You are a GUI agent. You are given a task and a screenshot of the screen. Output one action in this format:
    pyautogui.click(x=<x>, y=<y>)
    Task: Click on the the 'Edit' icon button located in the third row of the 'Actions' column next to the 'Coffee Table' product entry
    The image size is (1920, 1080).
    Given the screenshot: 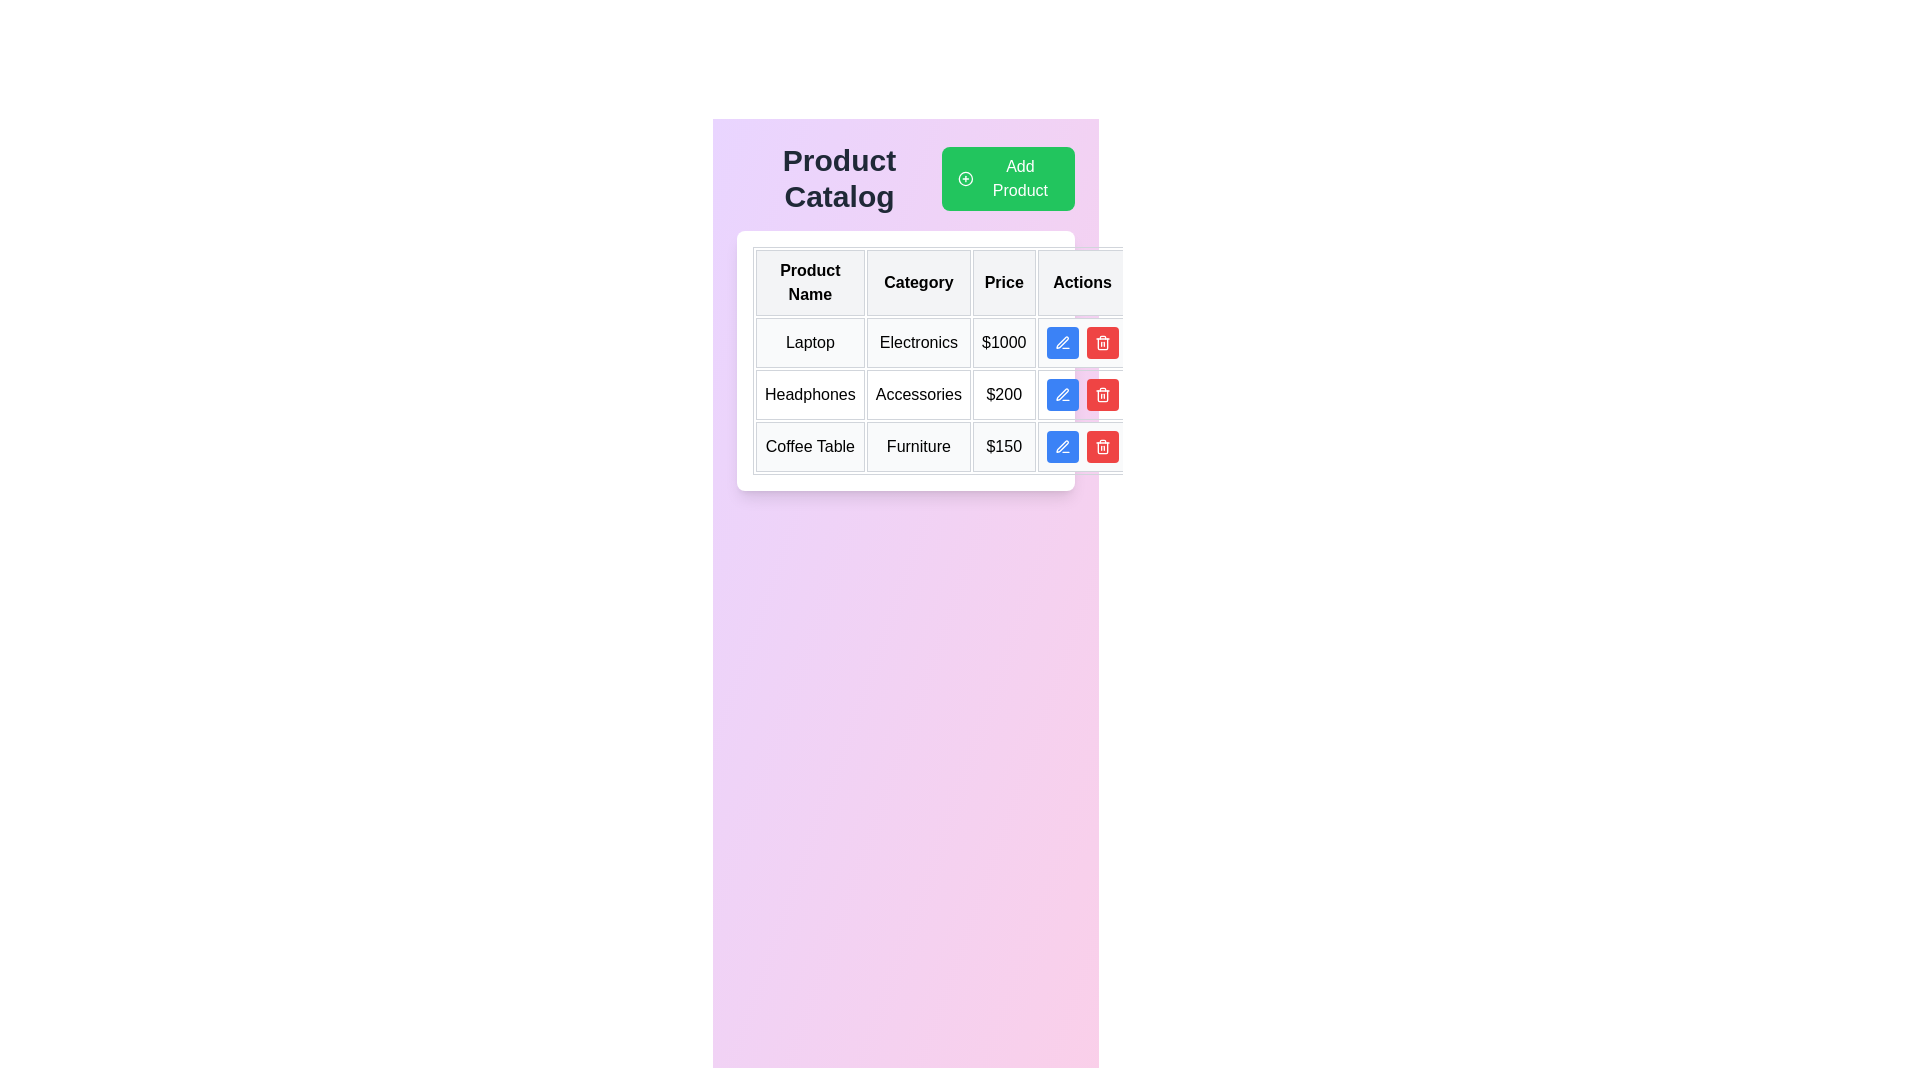 What is the action you would take?
    pyautogui.click(x=1061, y=394)
    